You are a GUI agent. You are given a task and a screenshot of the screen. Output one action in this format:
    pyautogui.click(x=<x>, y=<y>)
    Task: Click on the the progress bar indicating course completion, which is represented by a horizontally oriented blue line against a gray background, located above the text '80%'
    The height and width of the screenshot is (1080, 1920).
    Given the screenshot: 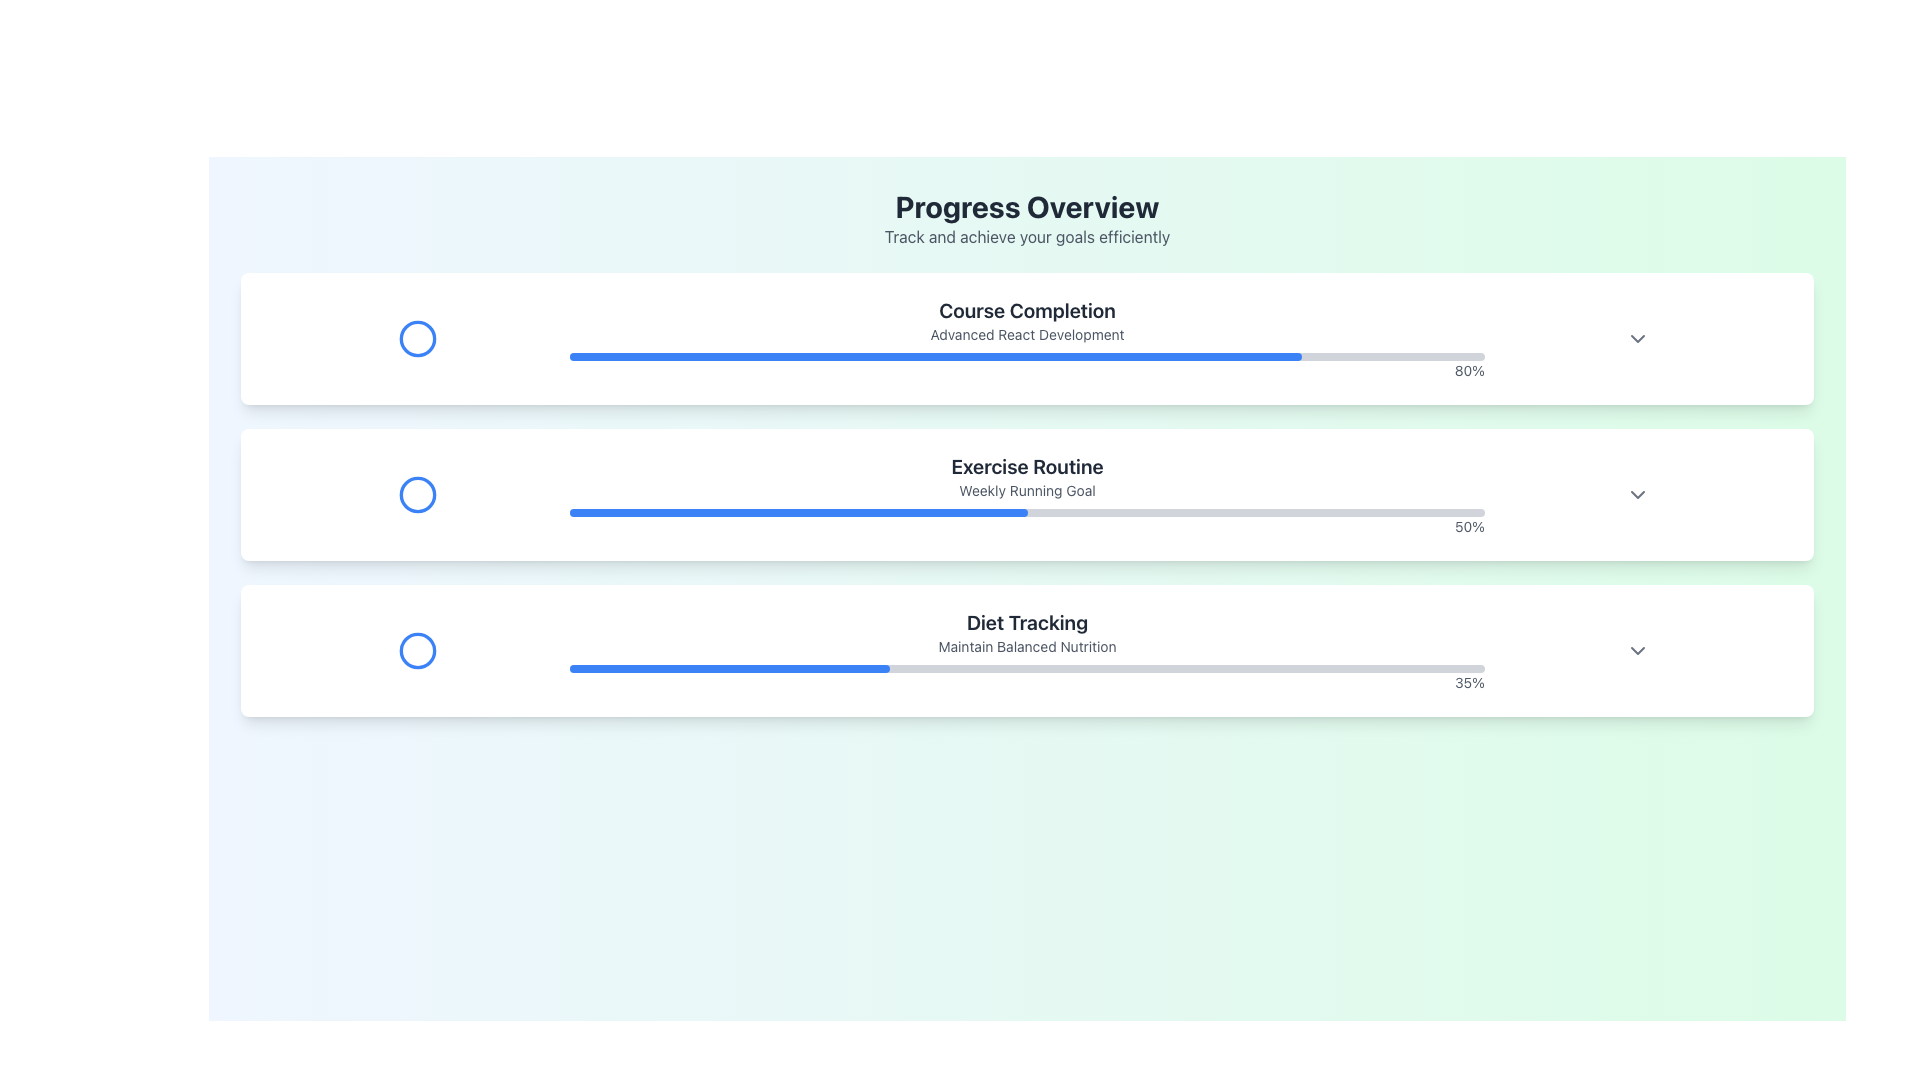 What is the action you would take?
    pyautogui.click(x=1027, y=356)
    